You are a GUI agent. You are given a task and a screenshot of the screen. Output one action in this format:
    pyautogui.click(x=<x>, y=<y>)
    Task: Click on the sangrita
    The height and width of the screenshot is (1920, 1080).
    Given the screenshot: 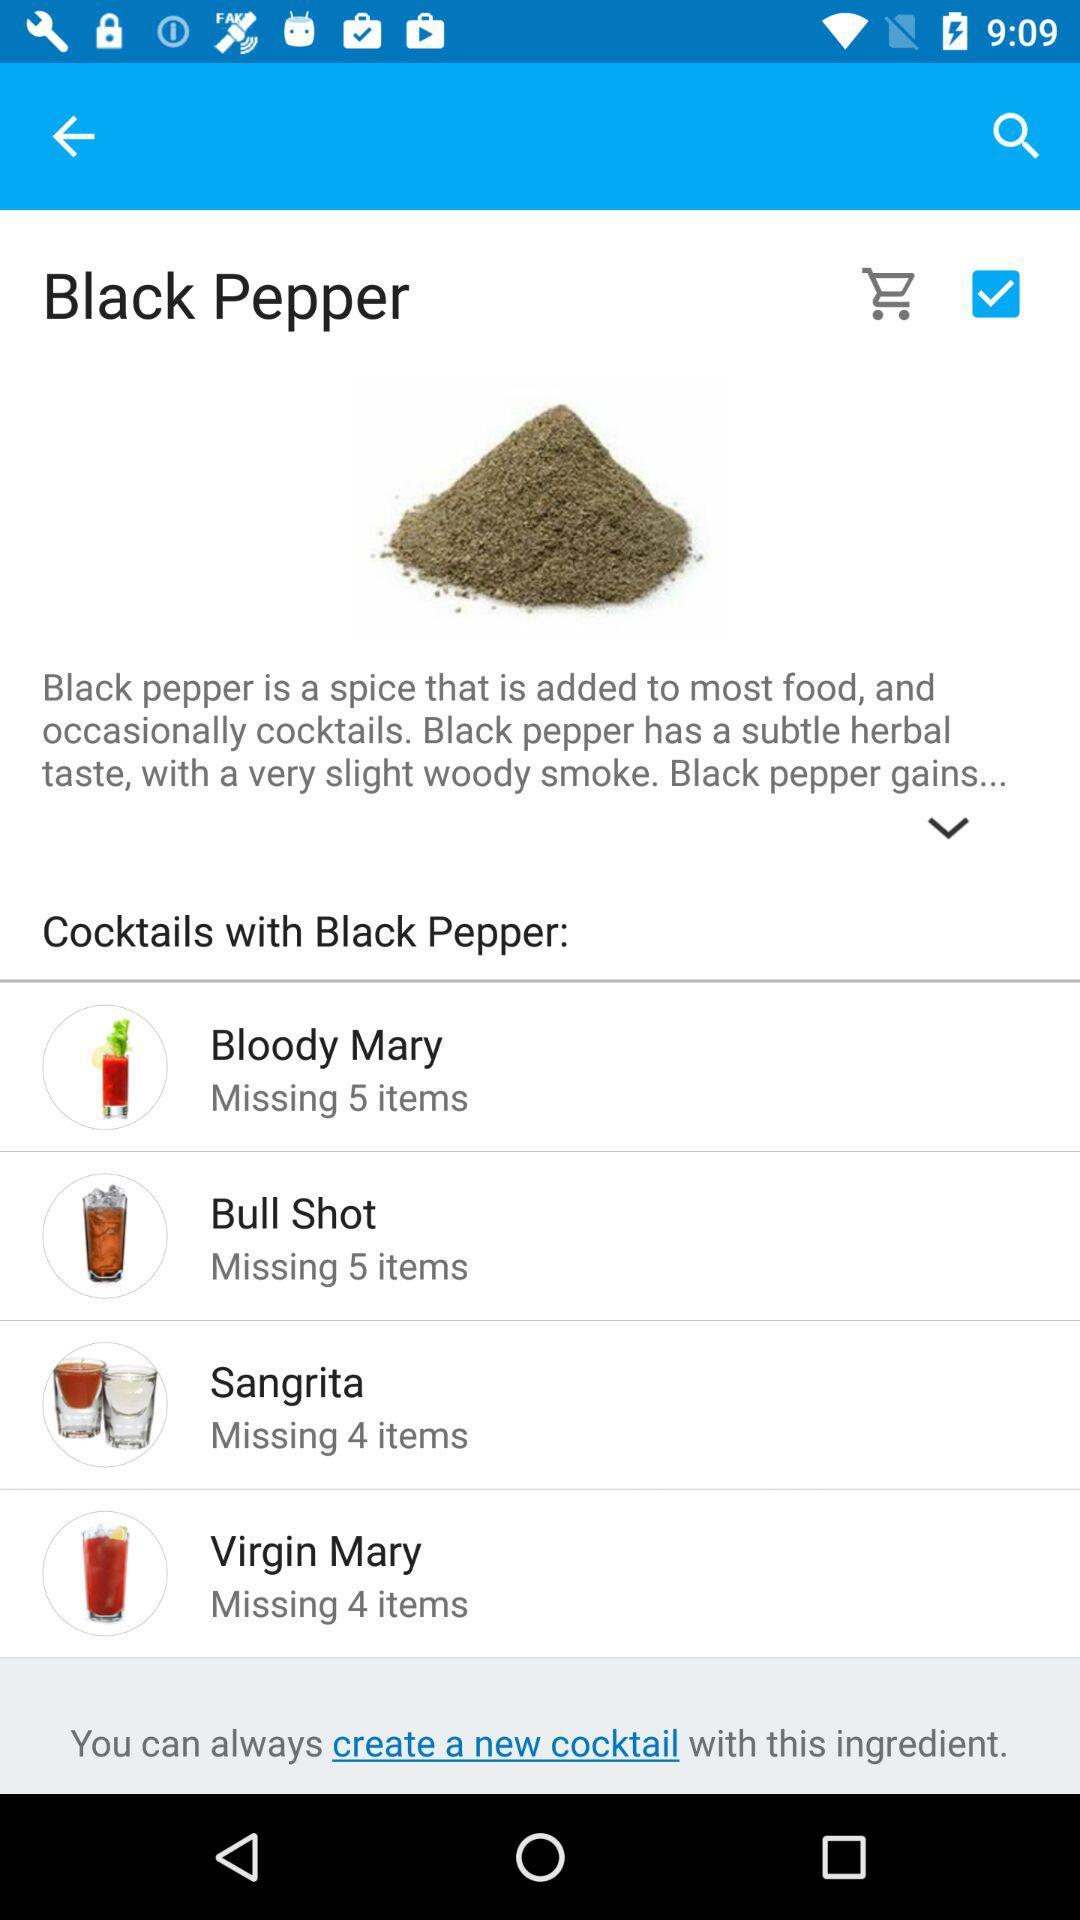 What is the action you would take?
    pyautogui.click(x=591, y=1374)
    